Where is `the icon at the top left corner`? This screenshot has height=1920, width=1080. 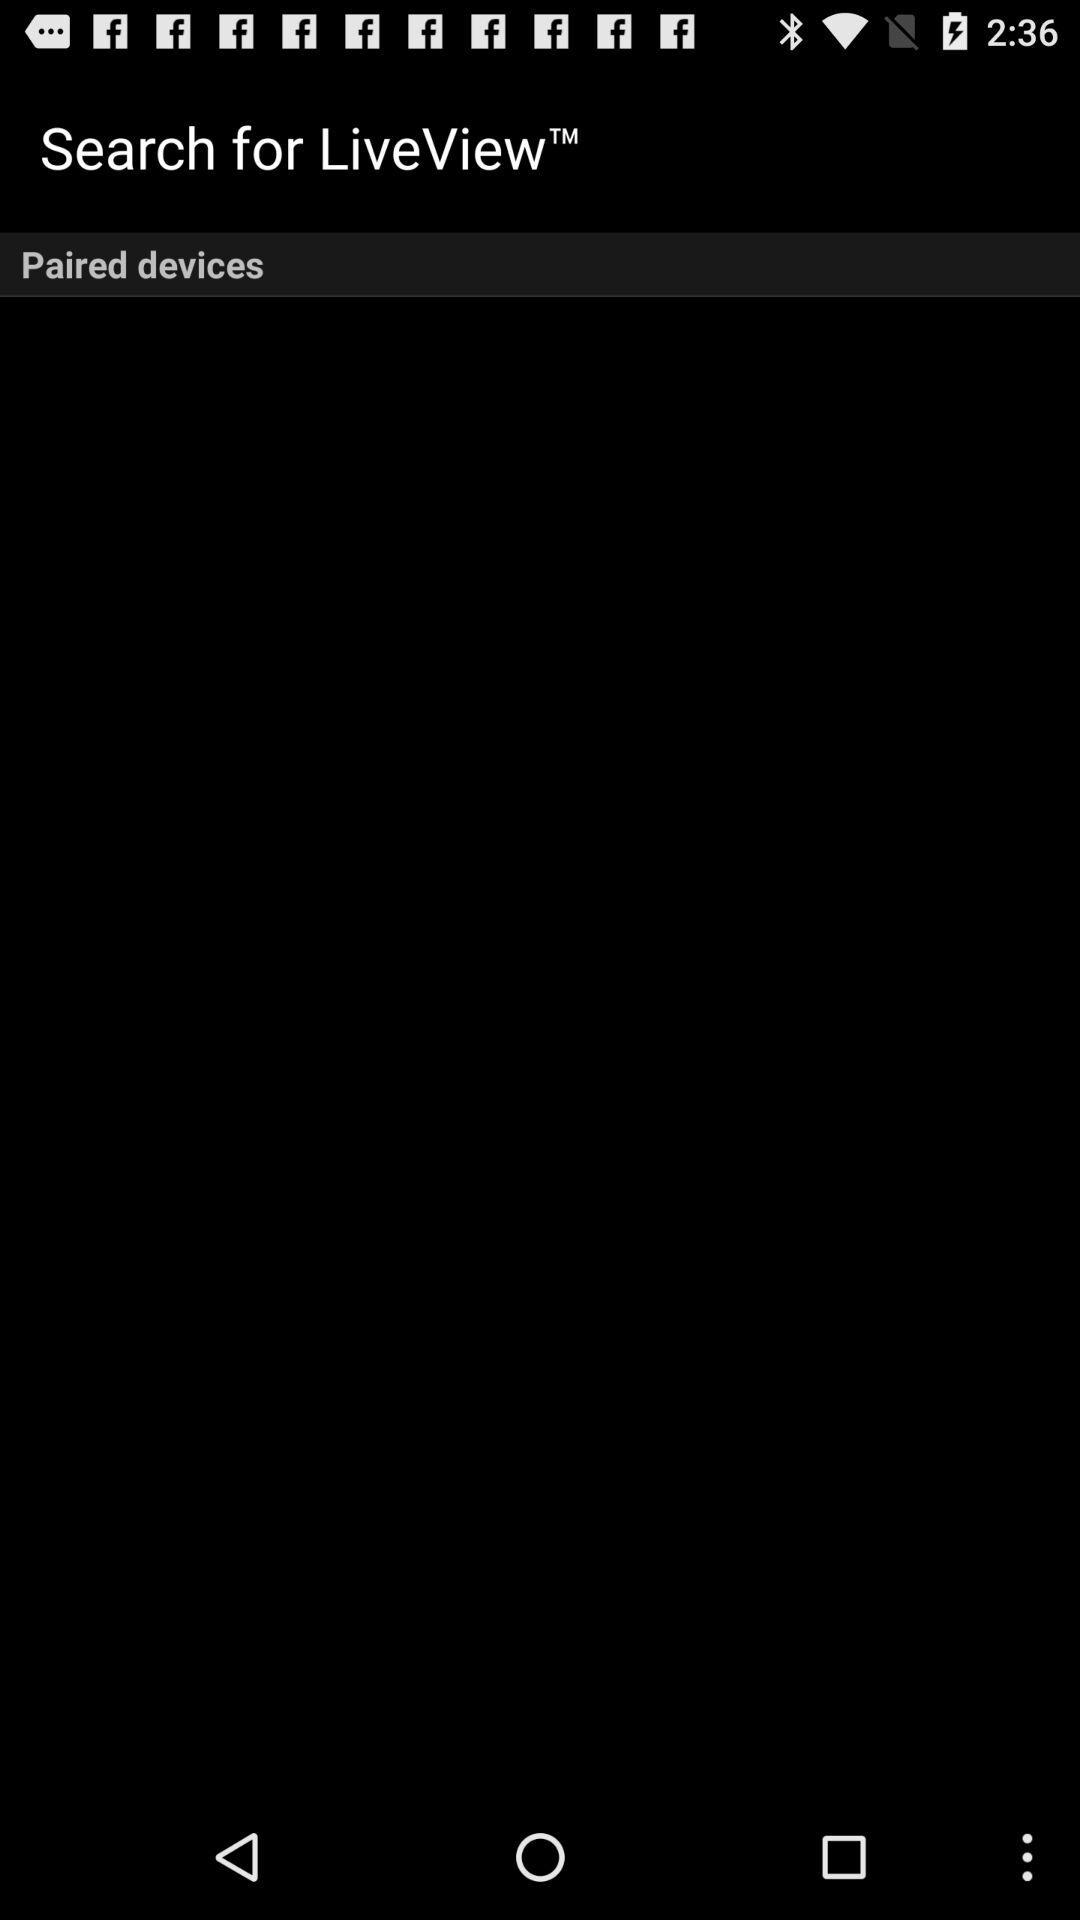
the icon at the top left corner is located at coordinates (311, 145).